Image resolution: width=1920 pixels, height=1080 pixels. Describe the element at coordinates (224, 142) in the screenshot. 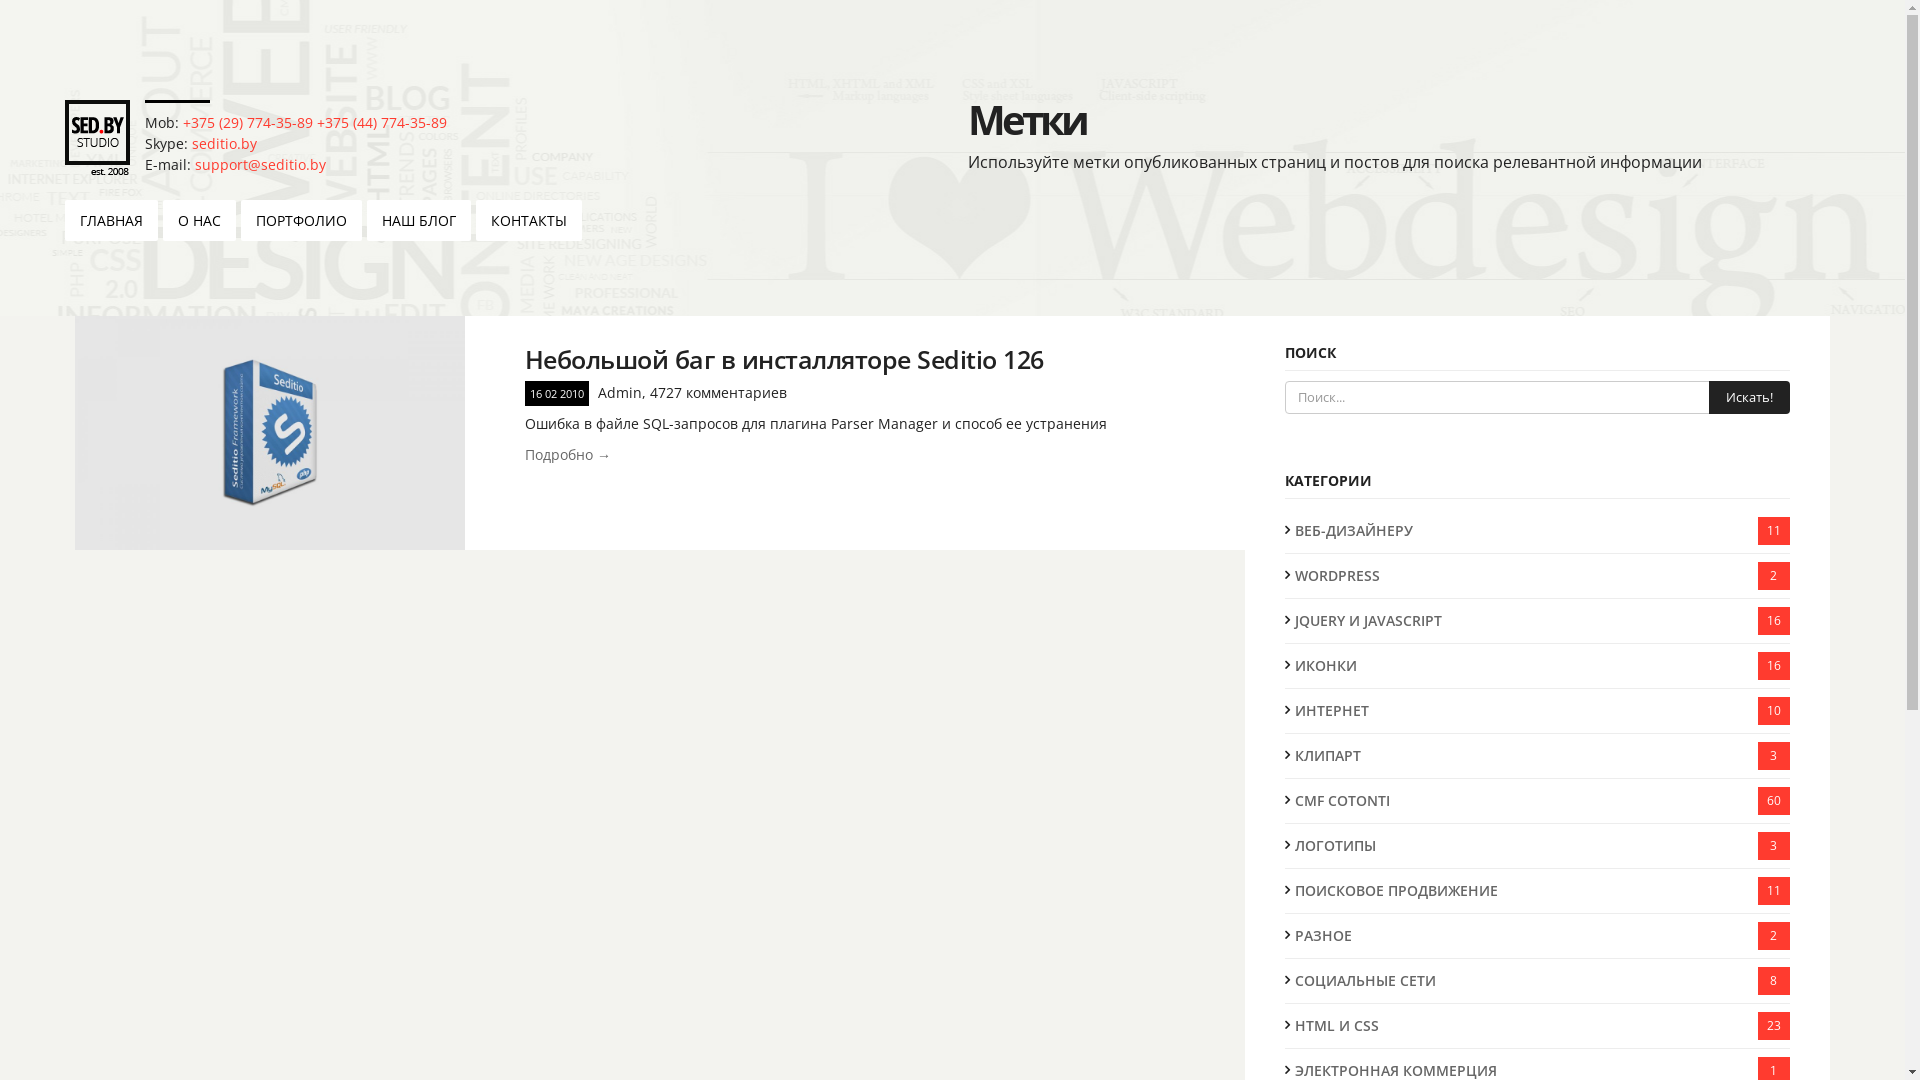

I see `'seditio.by'` at that location.